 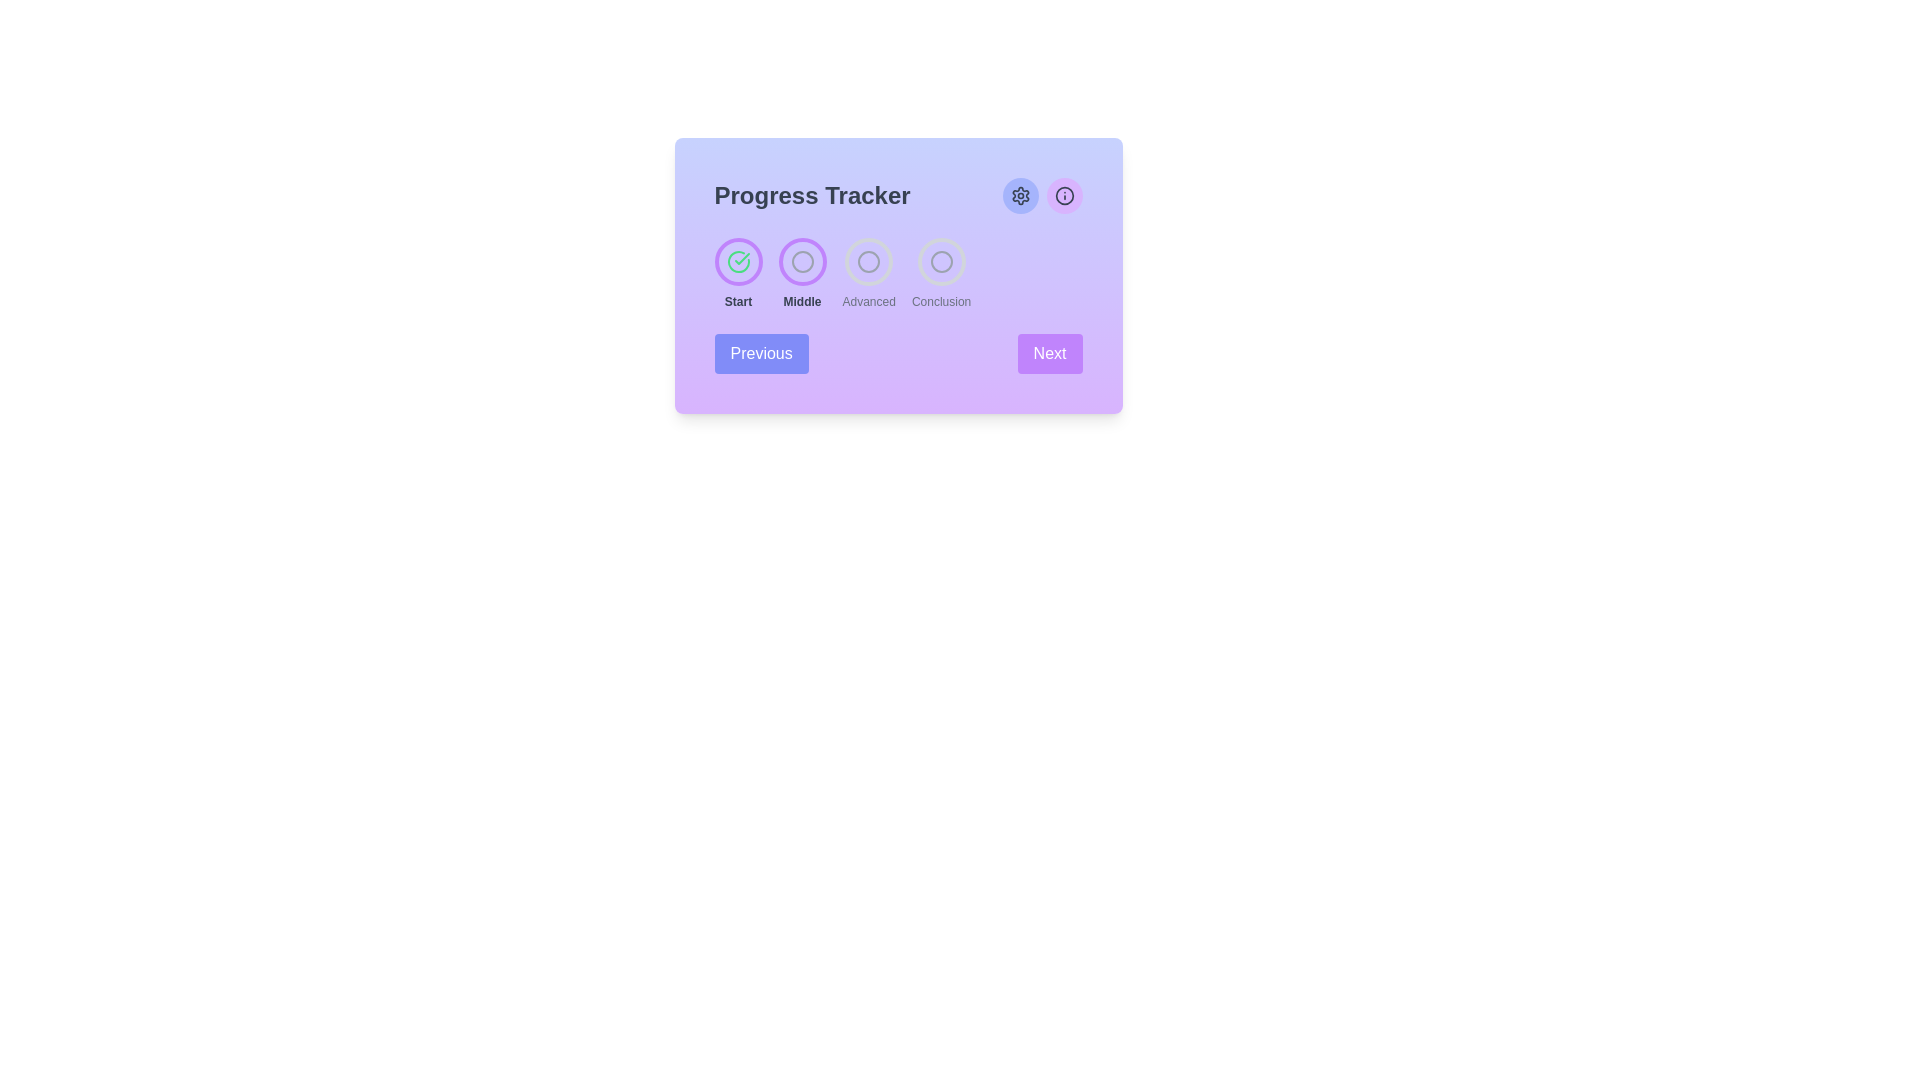 I want to click on the second circular icon in the sequence, which is outlined with a thin gray stroke and filled with no color, located on a light purple card interface, so click(x=802, y=261).